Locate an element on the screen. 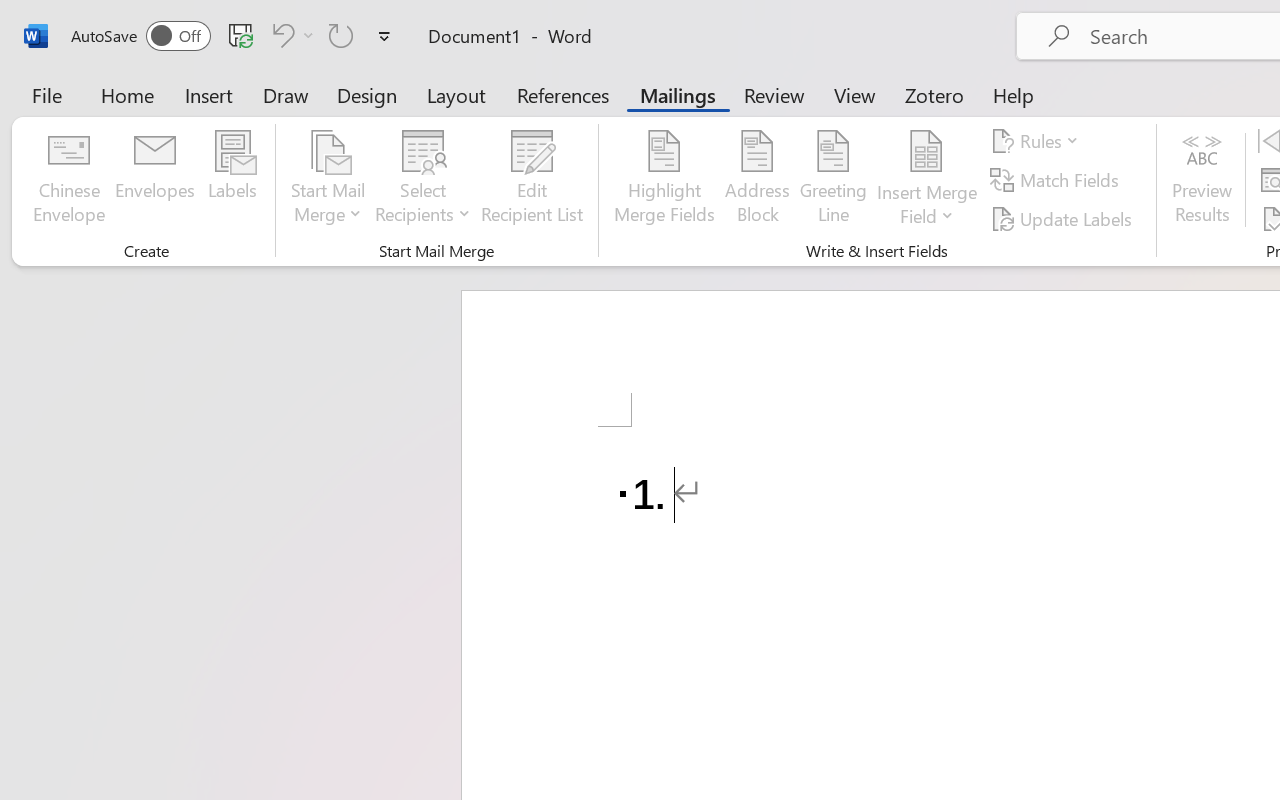 Image resolution: width=1280 pixels, height=800 pixels. 'Rules' is located at coordinates (1038, 141).